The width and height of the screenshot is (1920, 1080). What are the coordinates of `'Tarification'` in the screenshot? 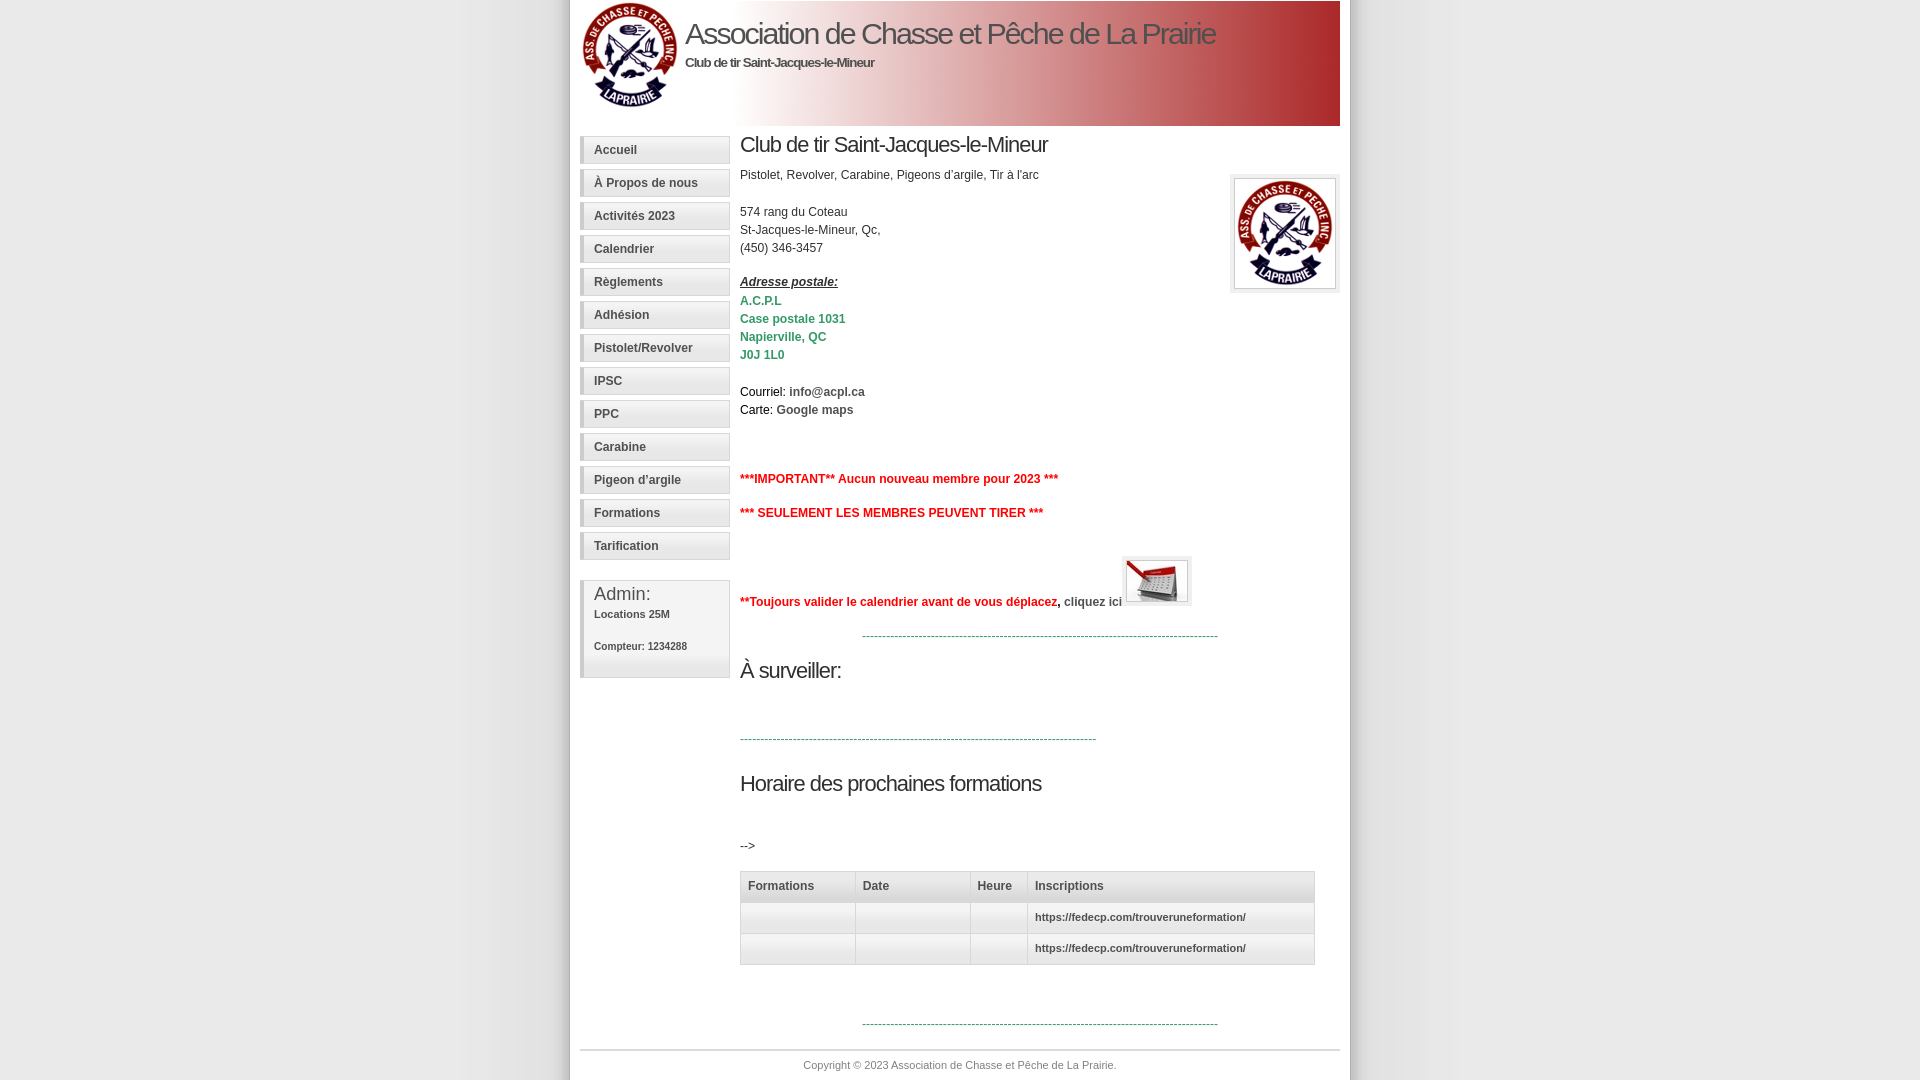 It's located at (654, 546).